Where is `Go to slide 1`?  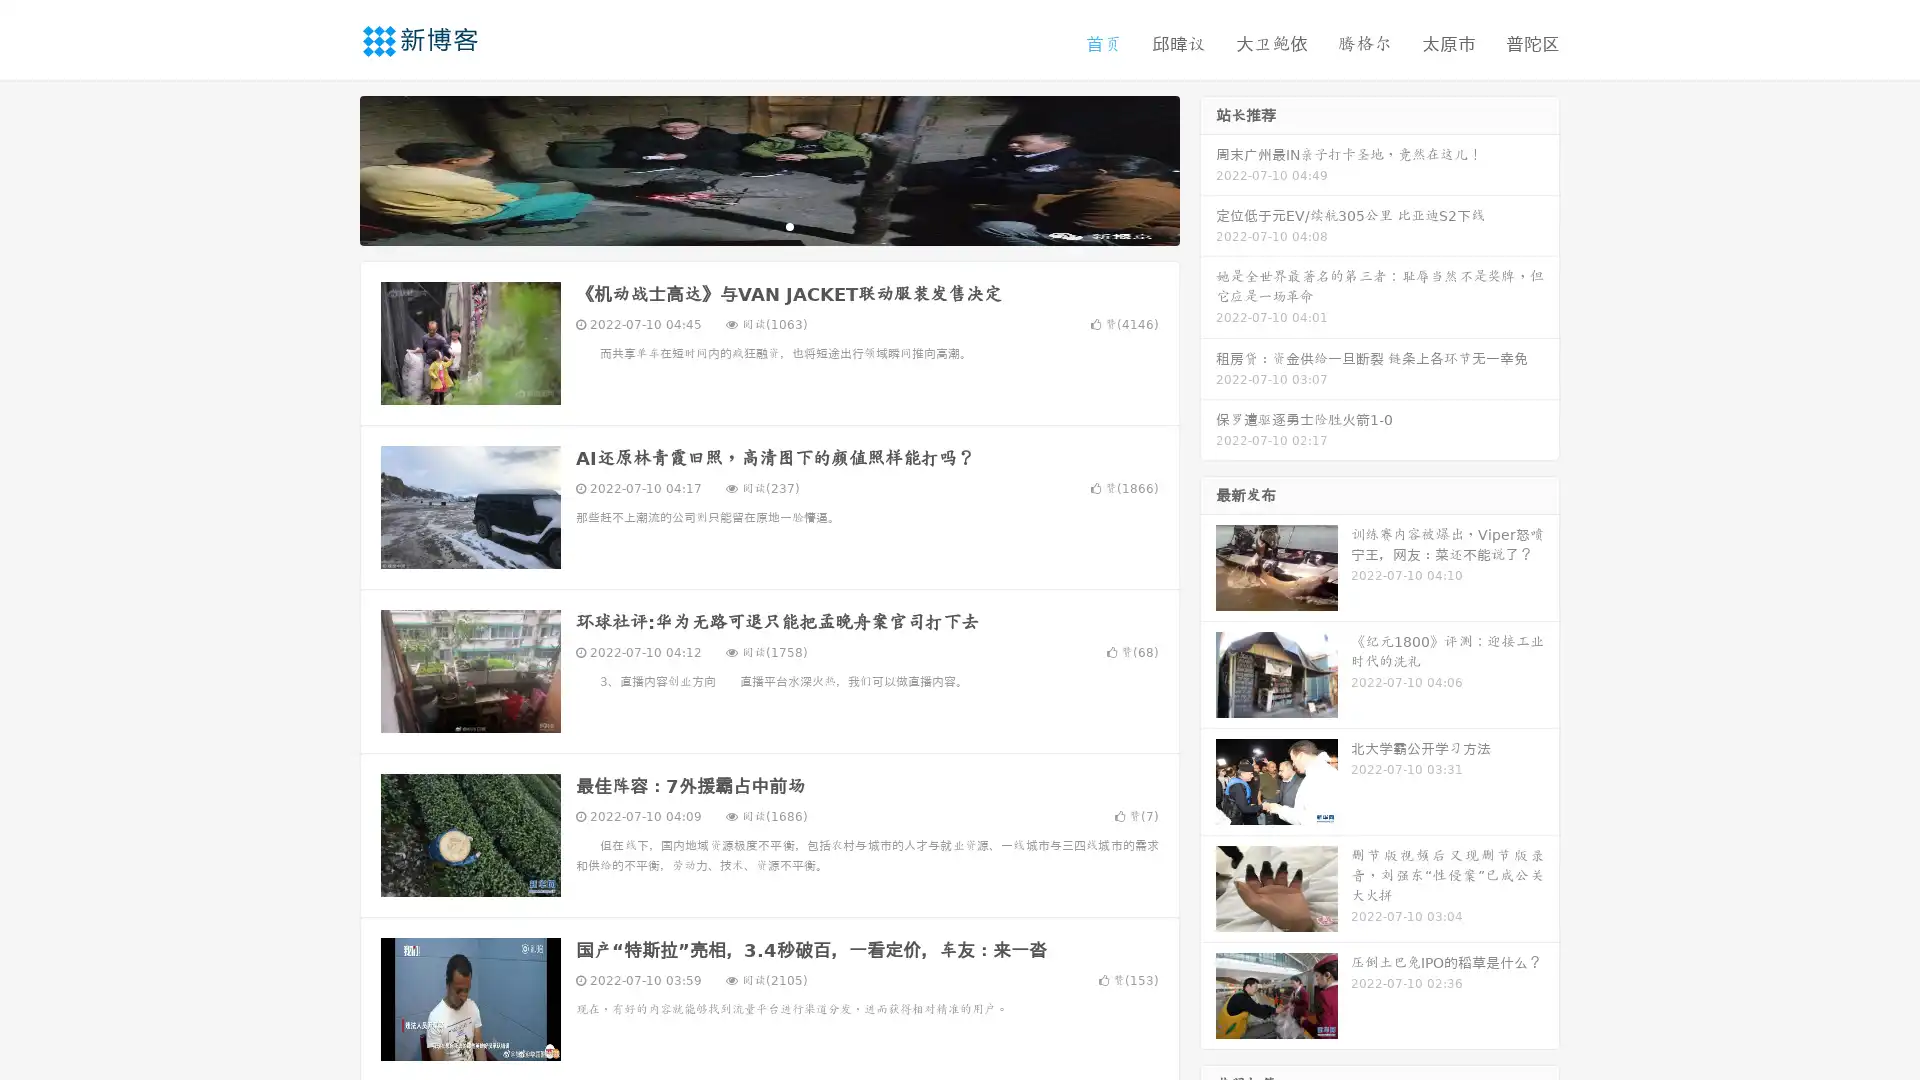
Go to slide 1 is located at coordinates (748, 225).